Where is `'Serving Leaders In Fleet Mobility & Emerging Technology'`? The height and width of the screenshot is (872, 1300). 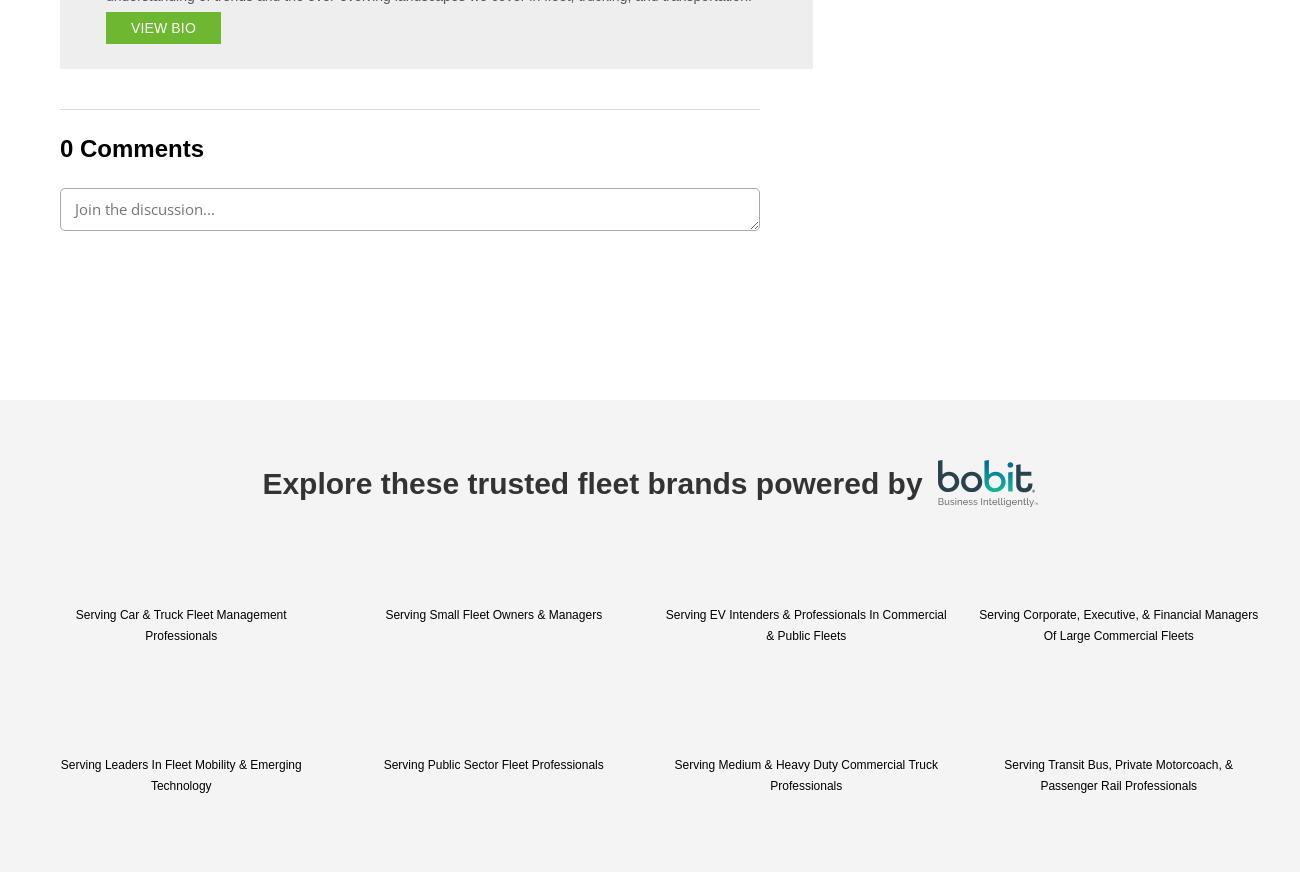
'Serving Leaders In Fleet Mobility & Emerging Technology' is located at coordinates (180, 775).